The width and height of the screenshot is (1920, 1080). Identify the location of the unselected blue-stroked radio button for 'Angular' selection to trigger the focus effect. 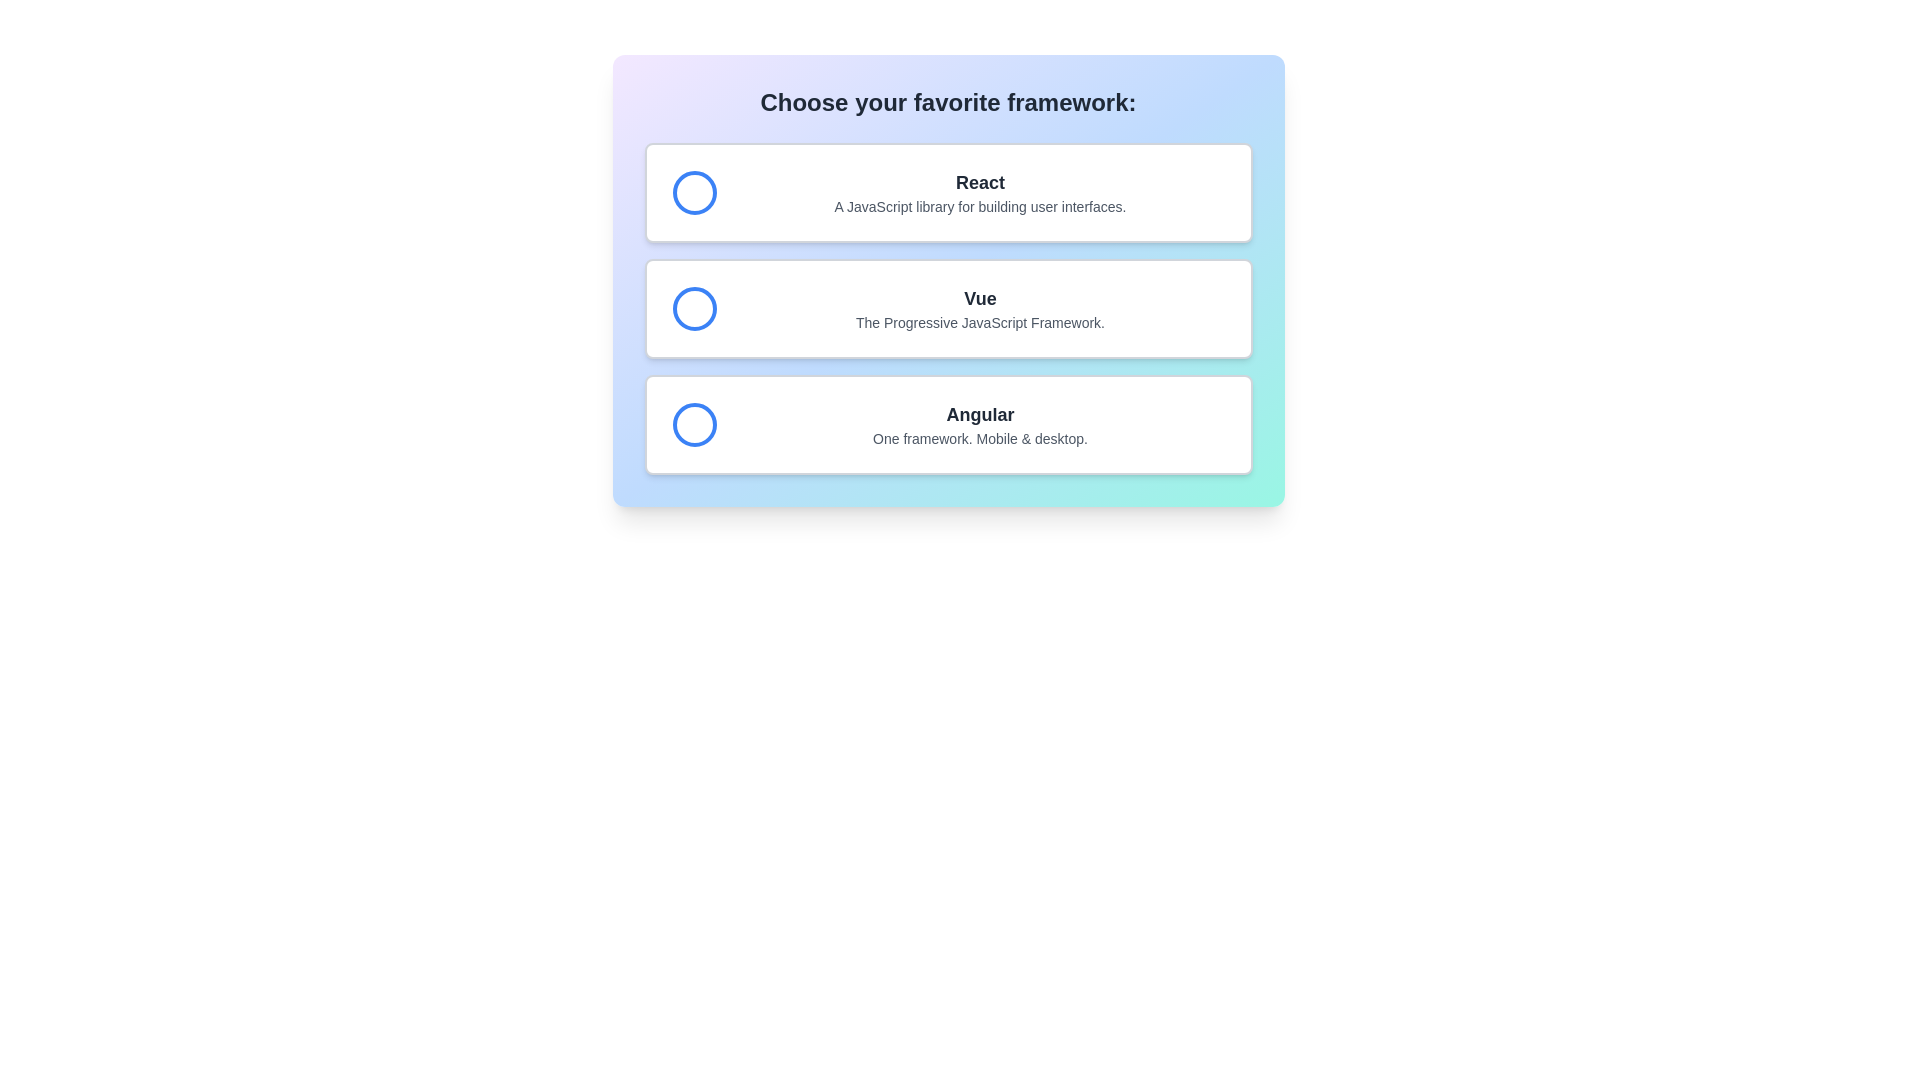
(694, 423).